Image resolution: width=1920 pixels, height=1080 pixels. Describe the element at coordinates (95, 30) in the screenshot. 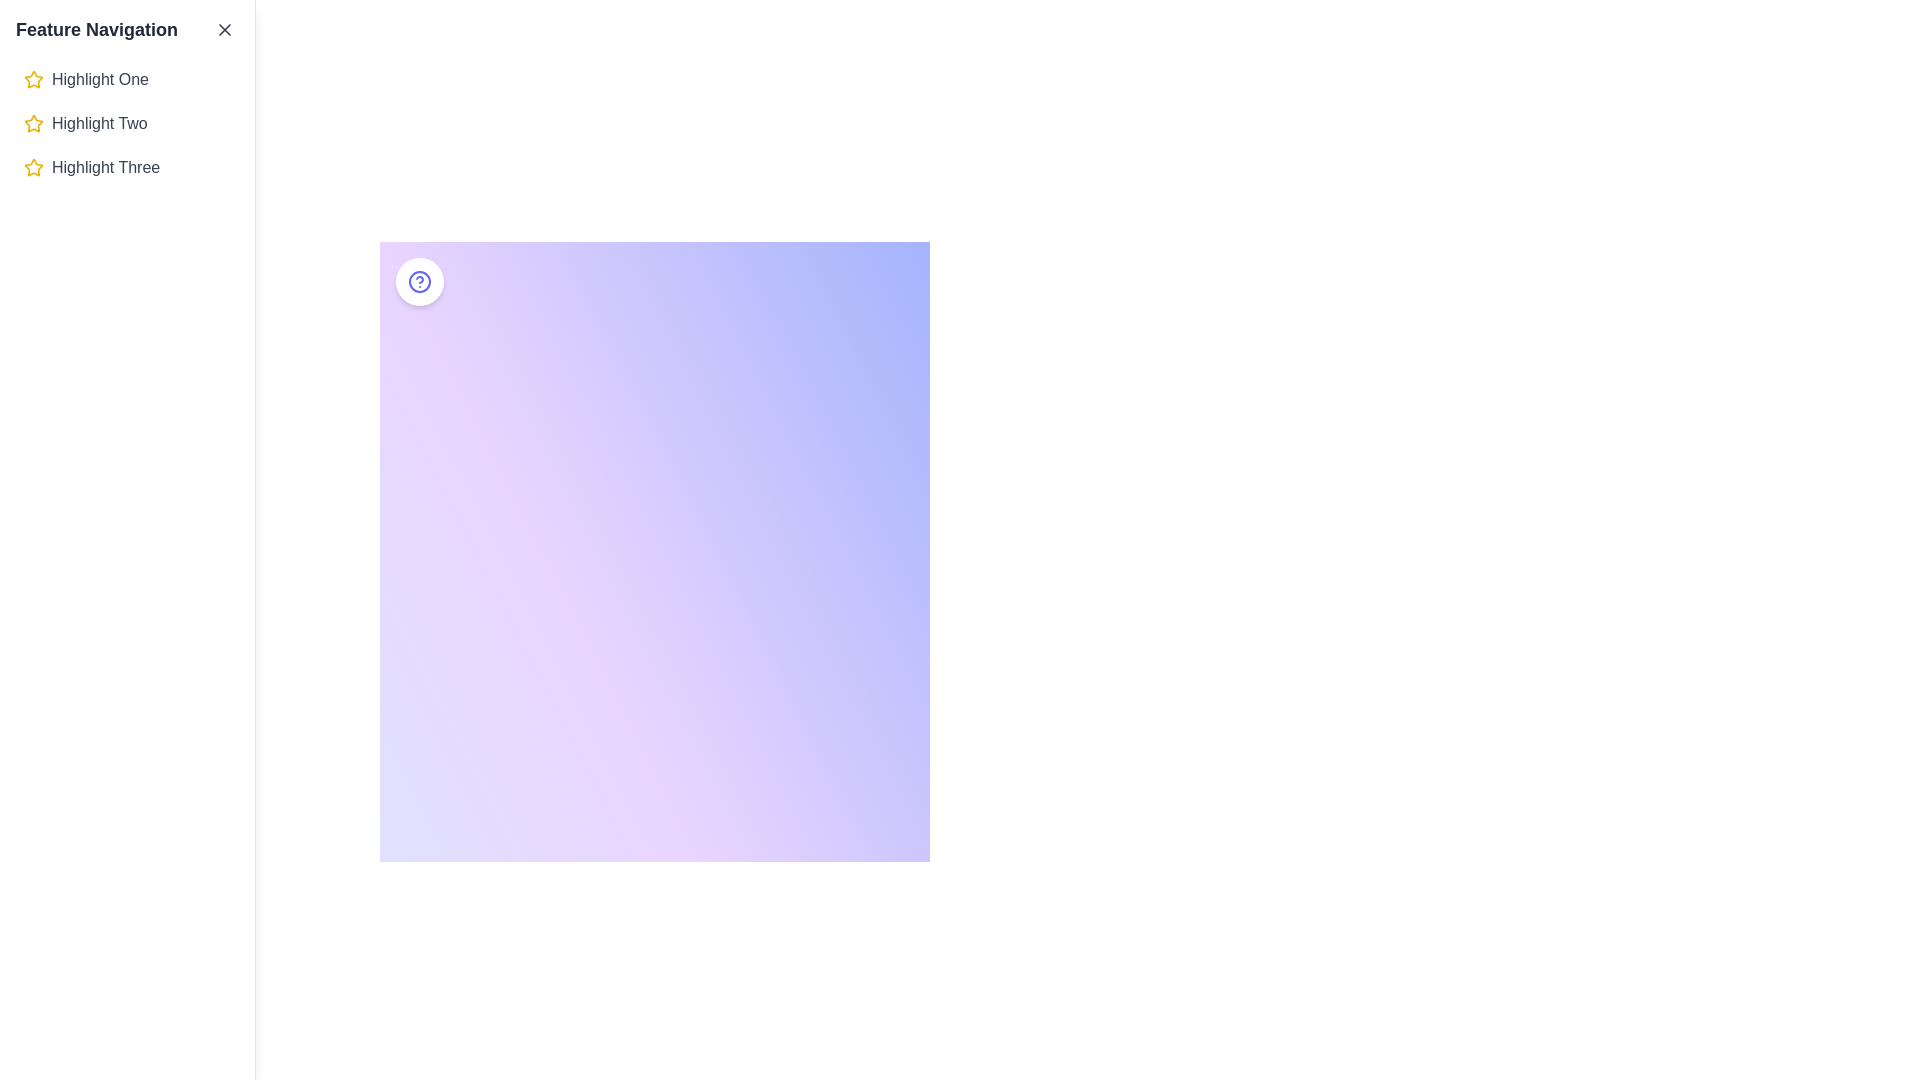

I see `the bold text label 'Feature Navigation' located in the top-left section of the vertical sidebar` at that location.